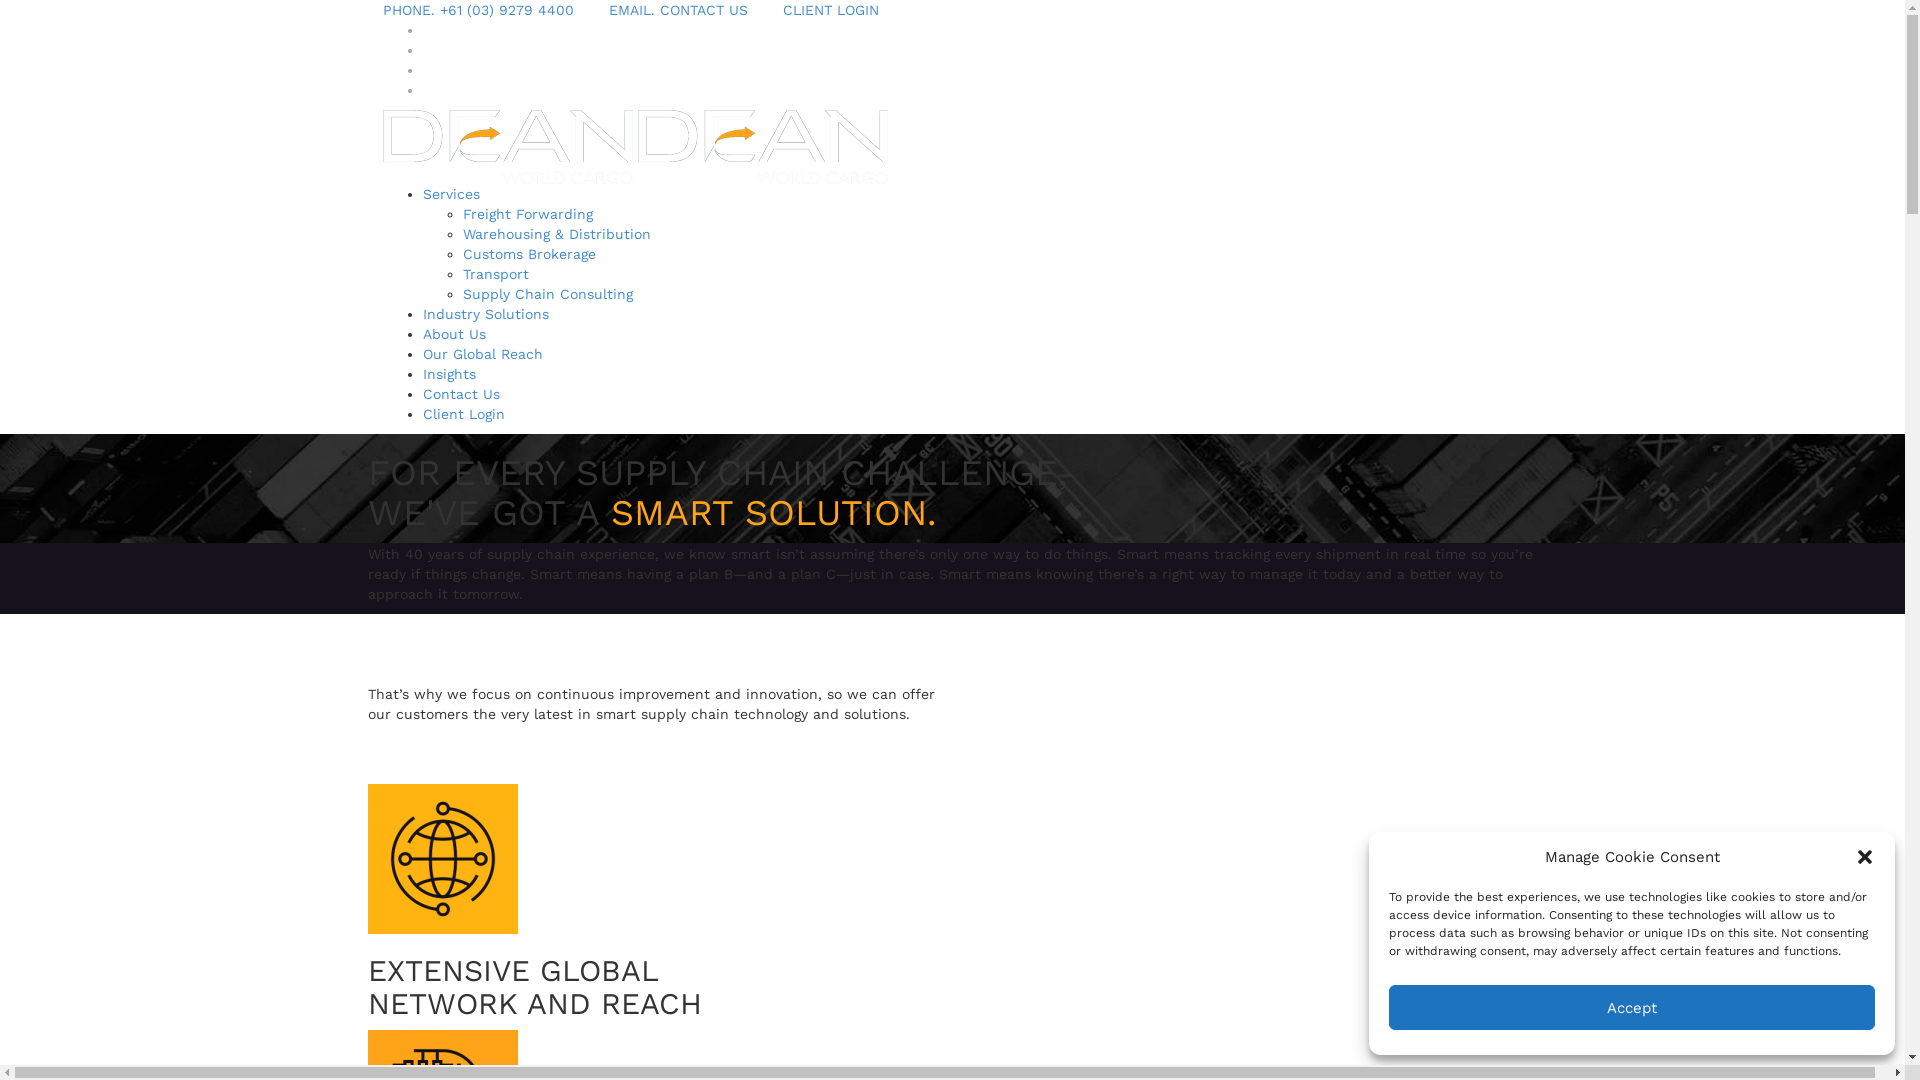 The width and height of the screenshot is (1920, 1080). What do you see at coordinates (447, 374) in the screenshot?
I see `'Insights'` at bounding box center [447, 374].